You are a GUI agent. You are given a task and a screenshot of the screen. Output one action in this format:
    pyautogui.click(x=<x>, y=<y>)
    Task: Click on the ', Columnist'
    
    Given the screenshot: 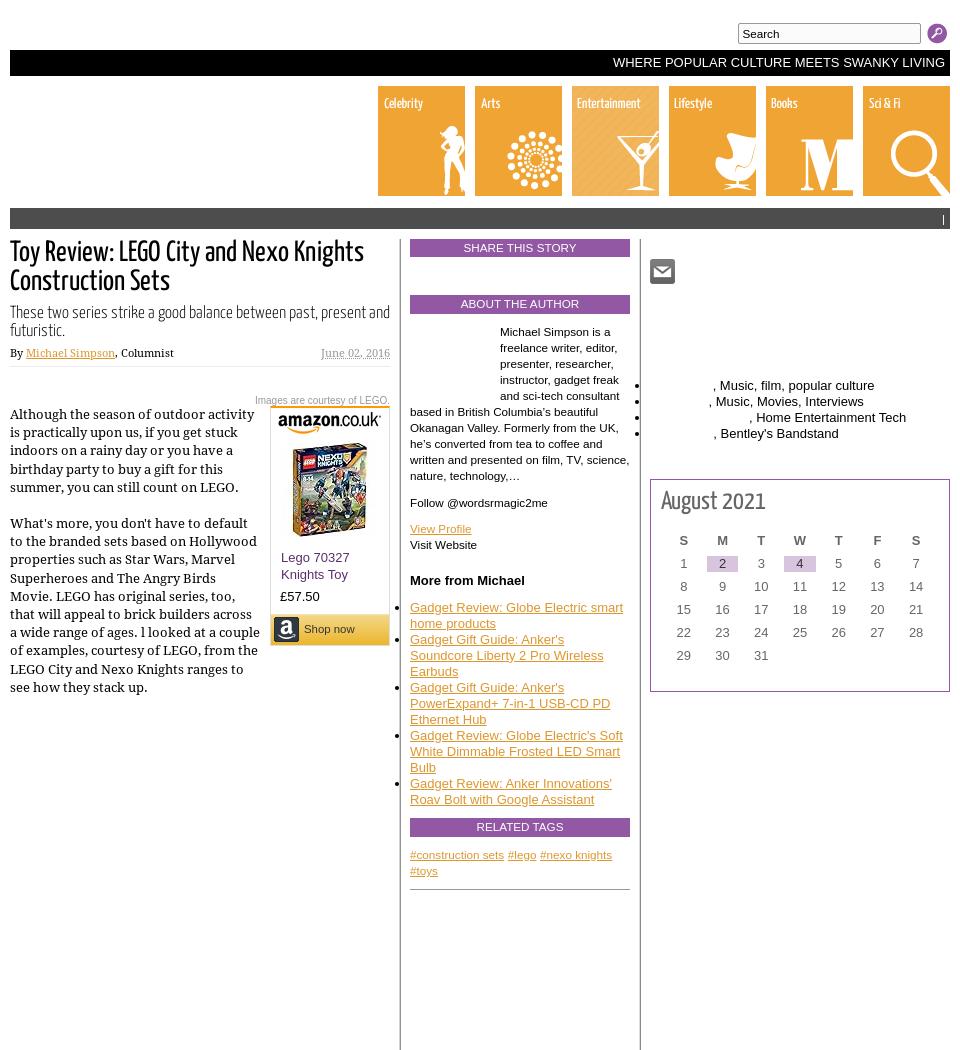 What is the action you would take?
    pyautogui.click(x=143, y=351)
    